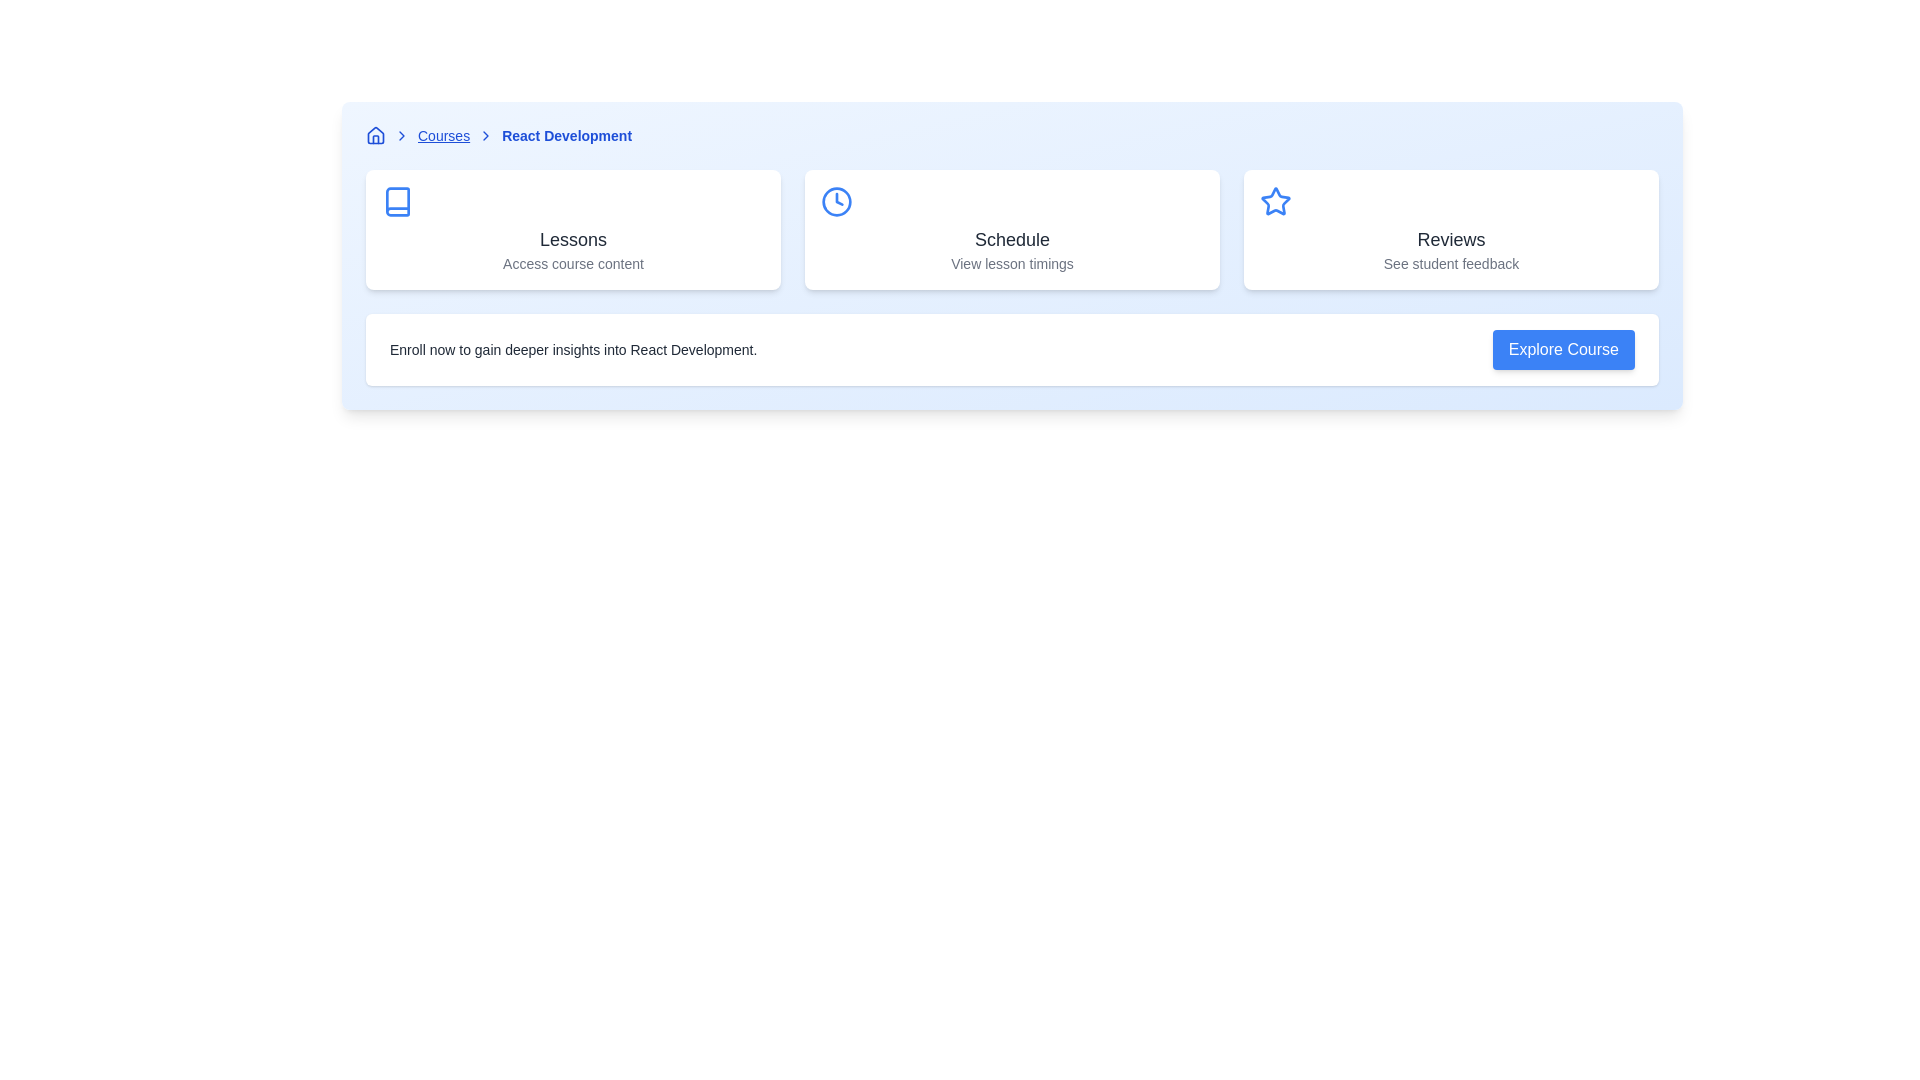 The width and height of the screenshot is (1920, 1080). Describe the element at coordinates (443, 135) in the screenshot. I see `the 'Courses' hyperlink in the breadcrumb navigation` at that location.